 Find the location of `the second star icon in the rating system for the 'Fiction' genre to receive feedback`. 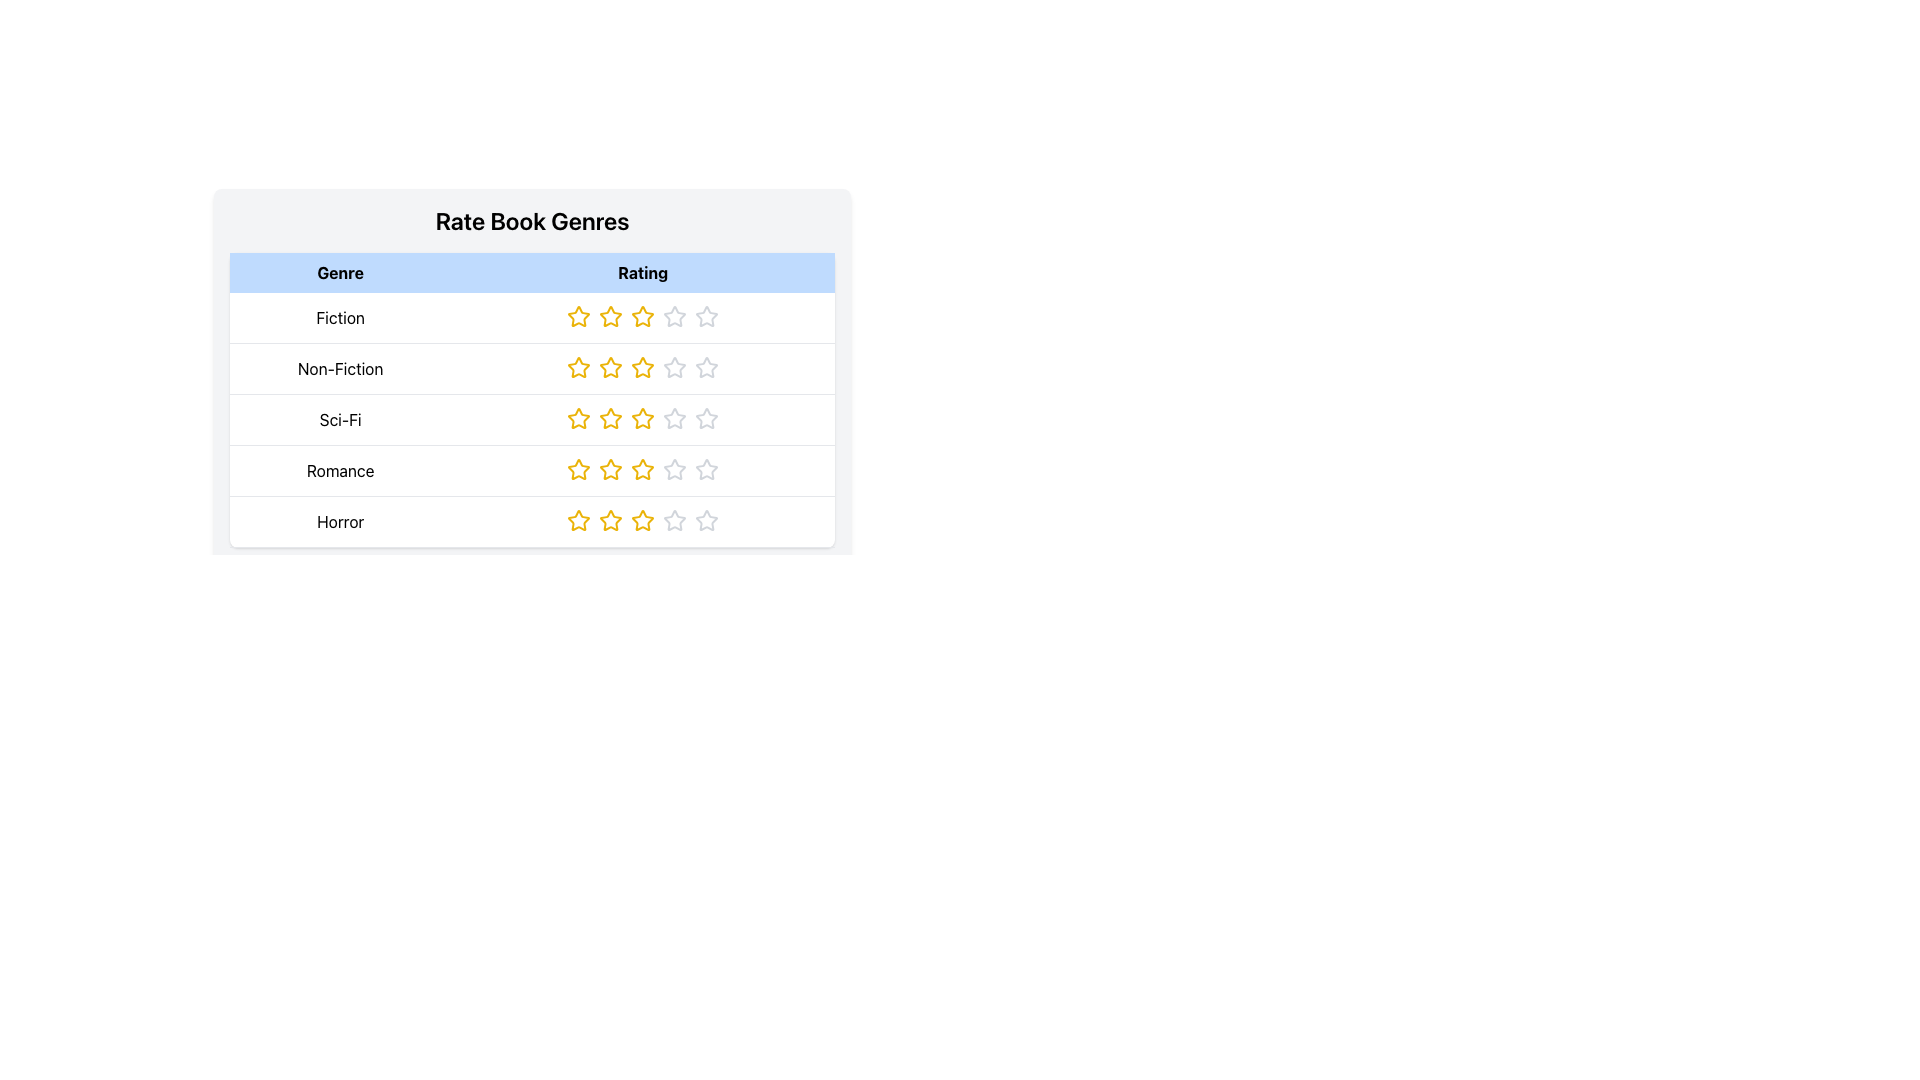

the second star icon in the rating system for the 'Fiction' genre to receive feedback is located at coordinates (610, 315).